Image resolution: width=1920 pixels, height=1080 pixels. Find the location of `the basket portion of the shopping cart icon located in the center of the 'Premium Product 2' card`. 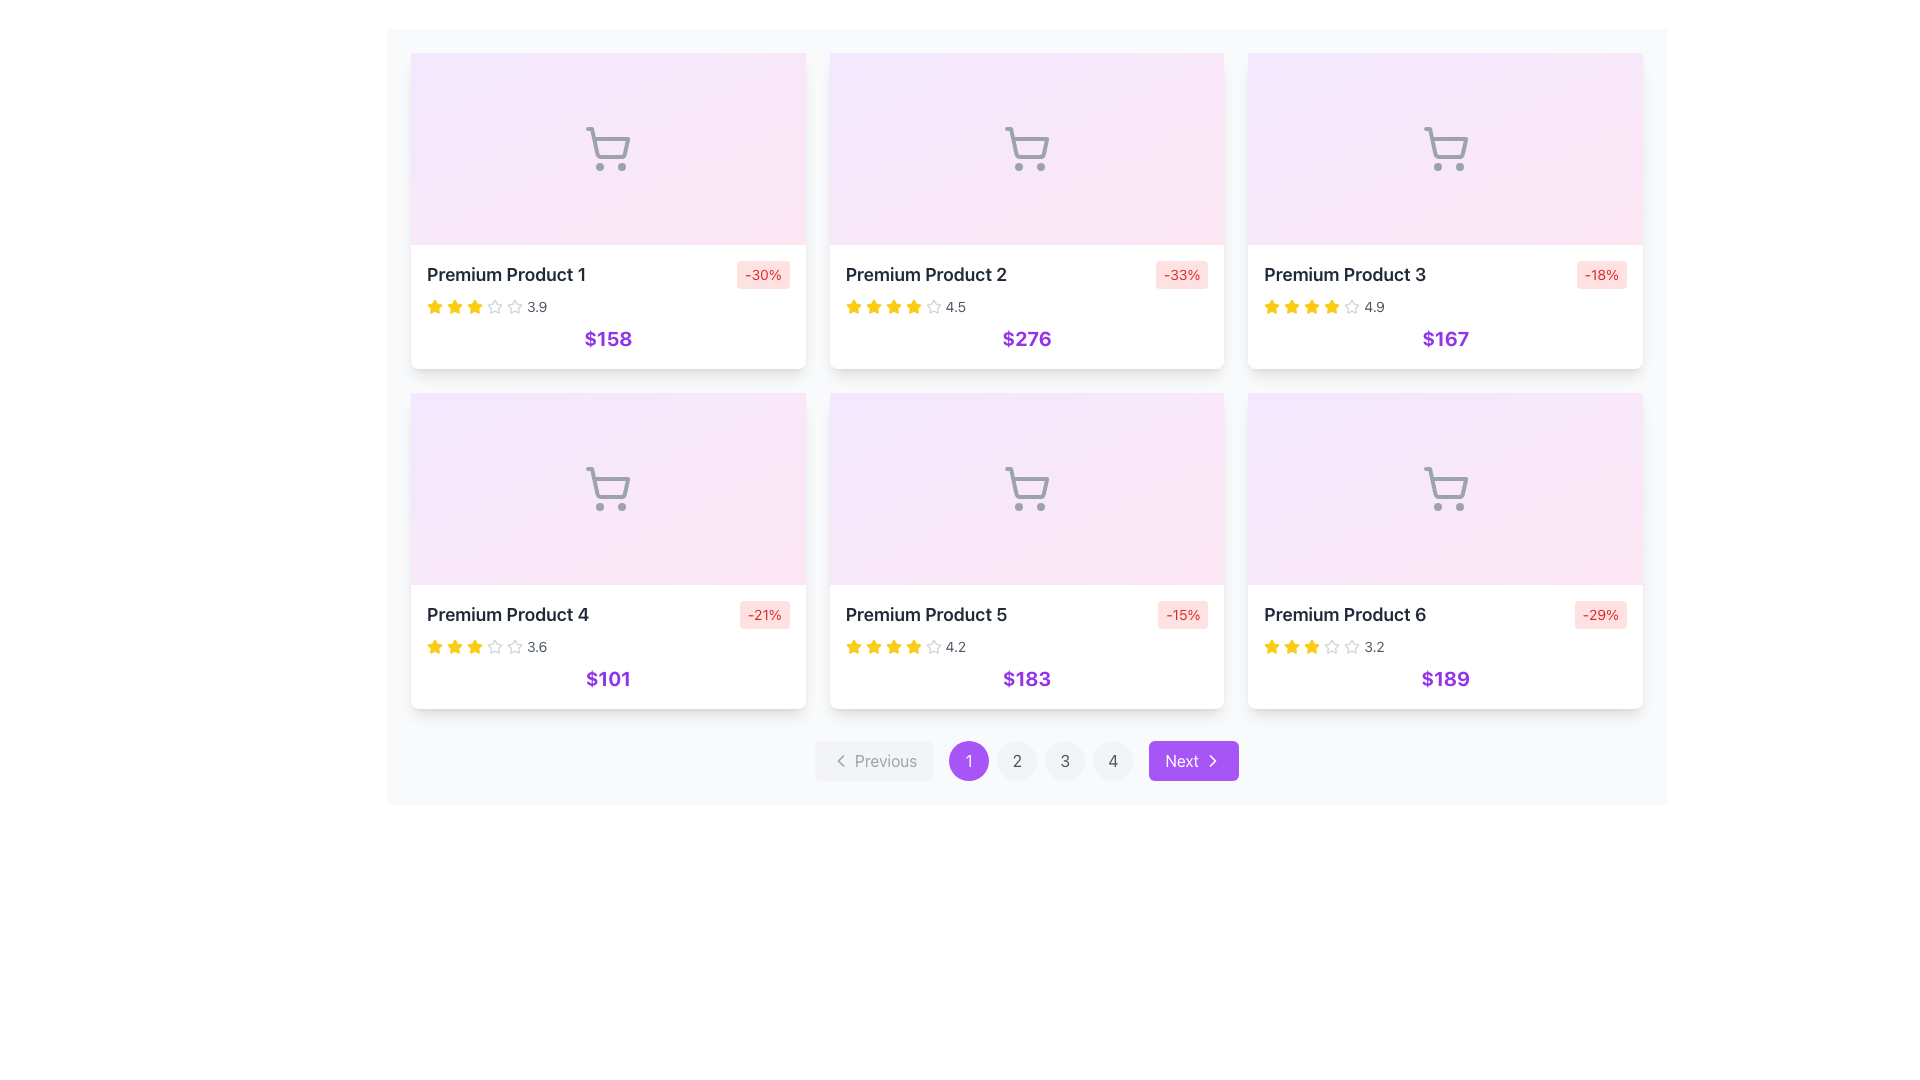

the basket portion of the shopping cart icon located in the center of the 'Premium Product 2' card is located at coordinates (1027, 142).